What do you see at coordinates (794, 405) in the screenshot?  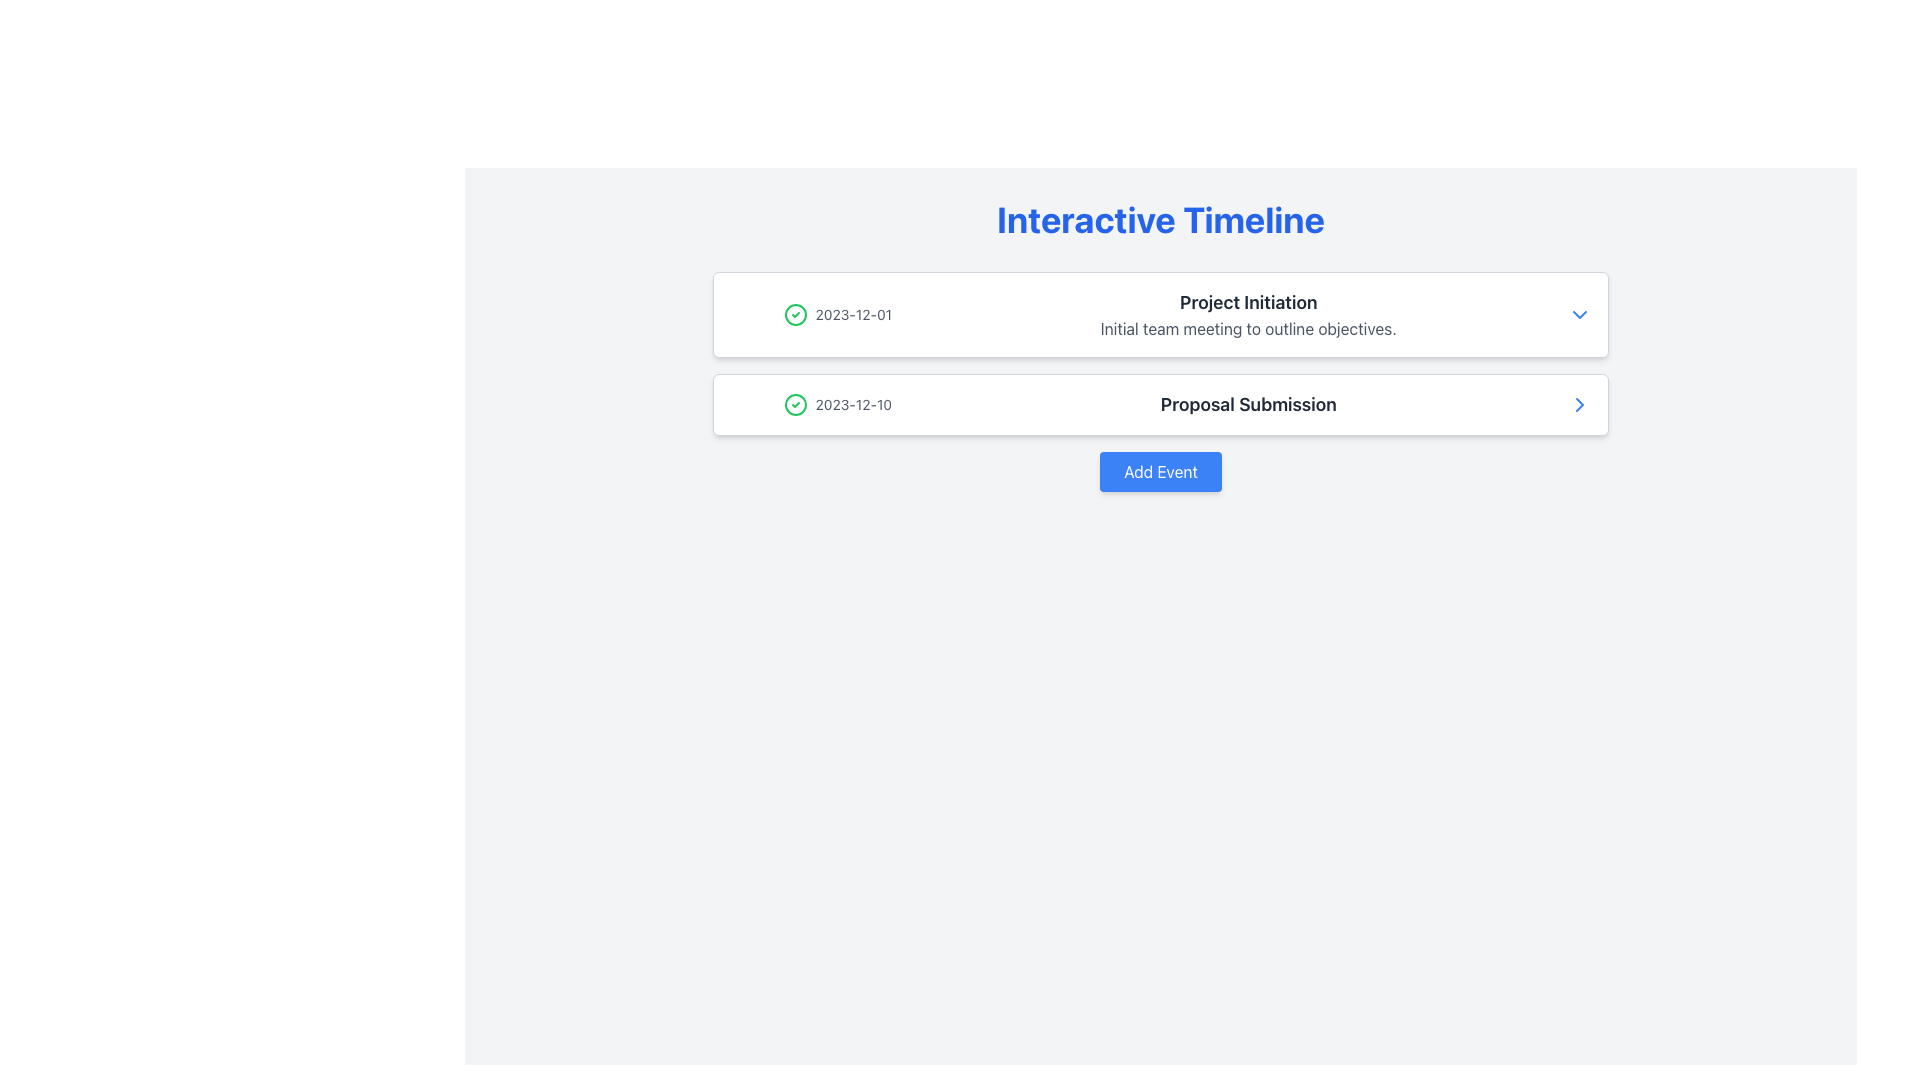 I see `the green checkmark icon encircled by a green border, which is located to the left of the text '2023-12-10'` at bounding box center [794, 405].